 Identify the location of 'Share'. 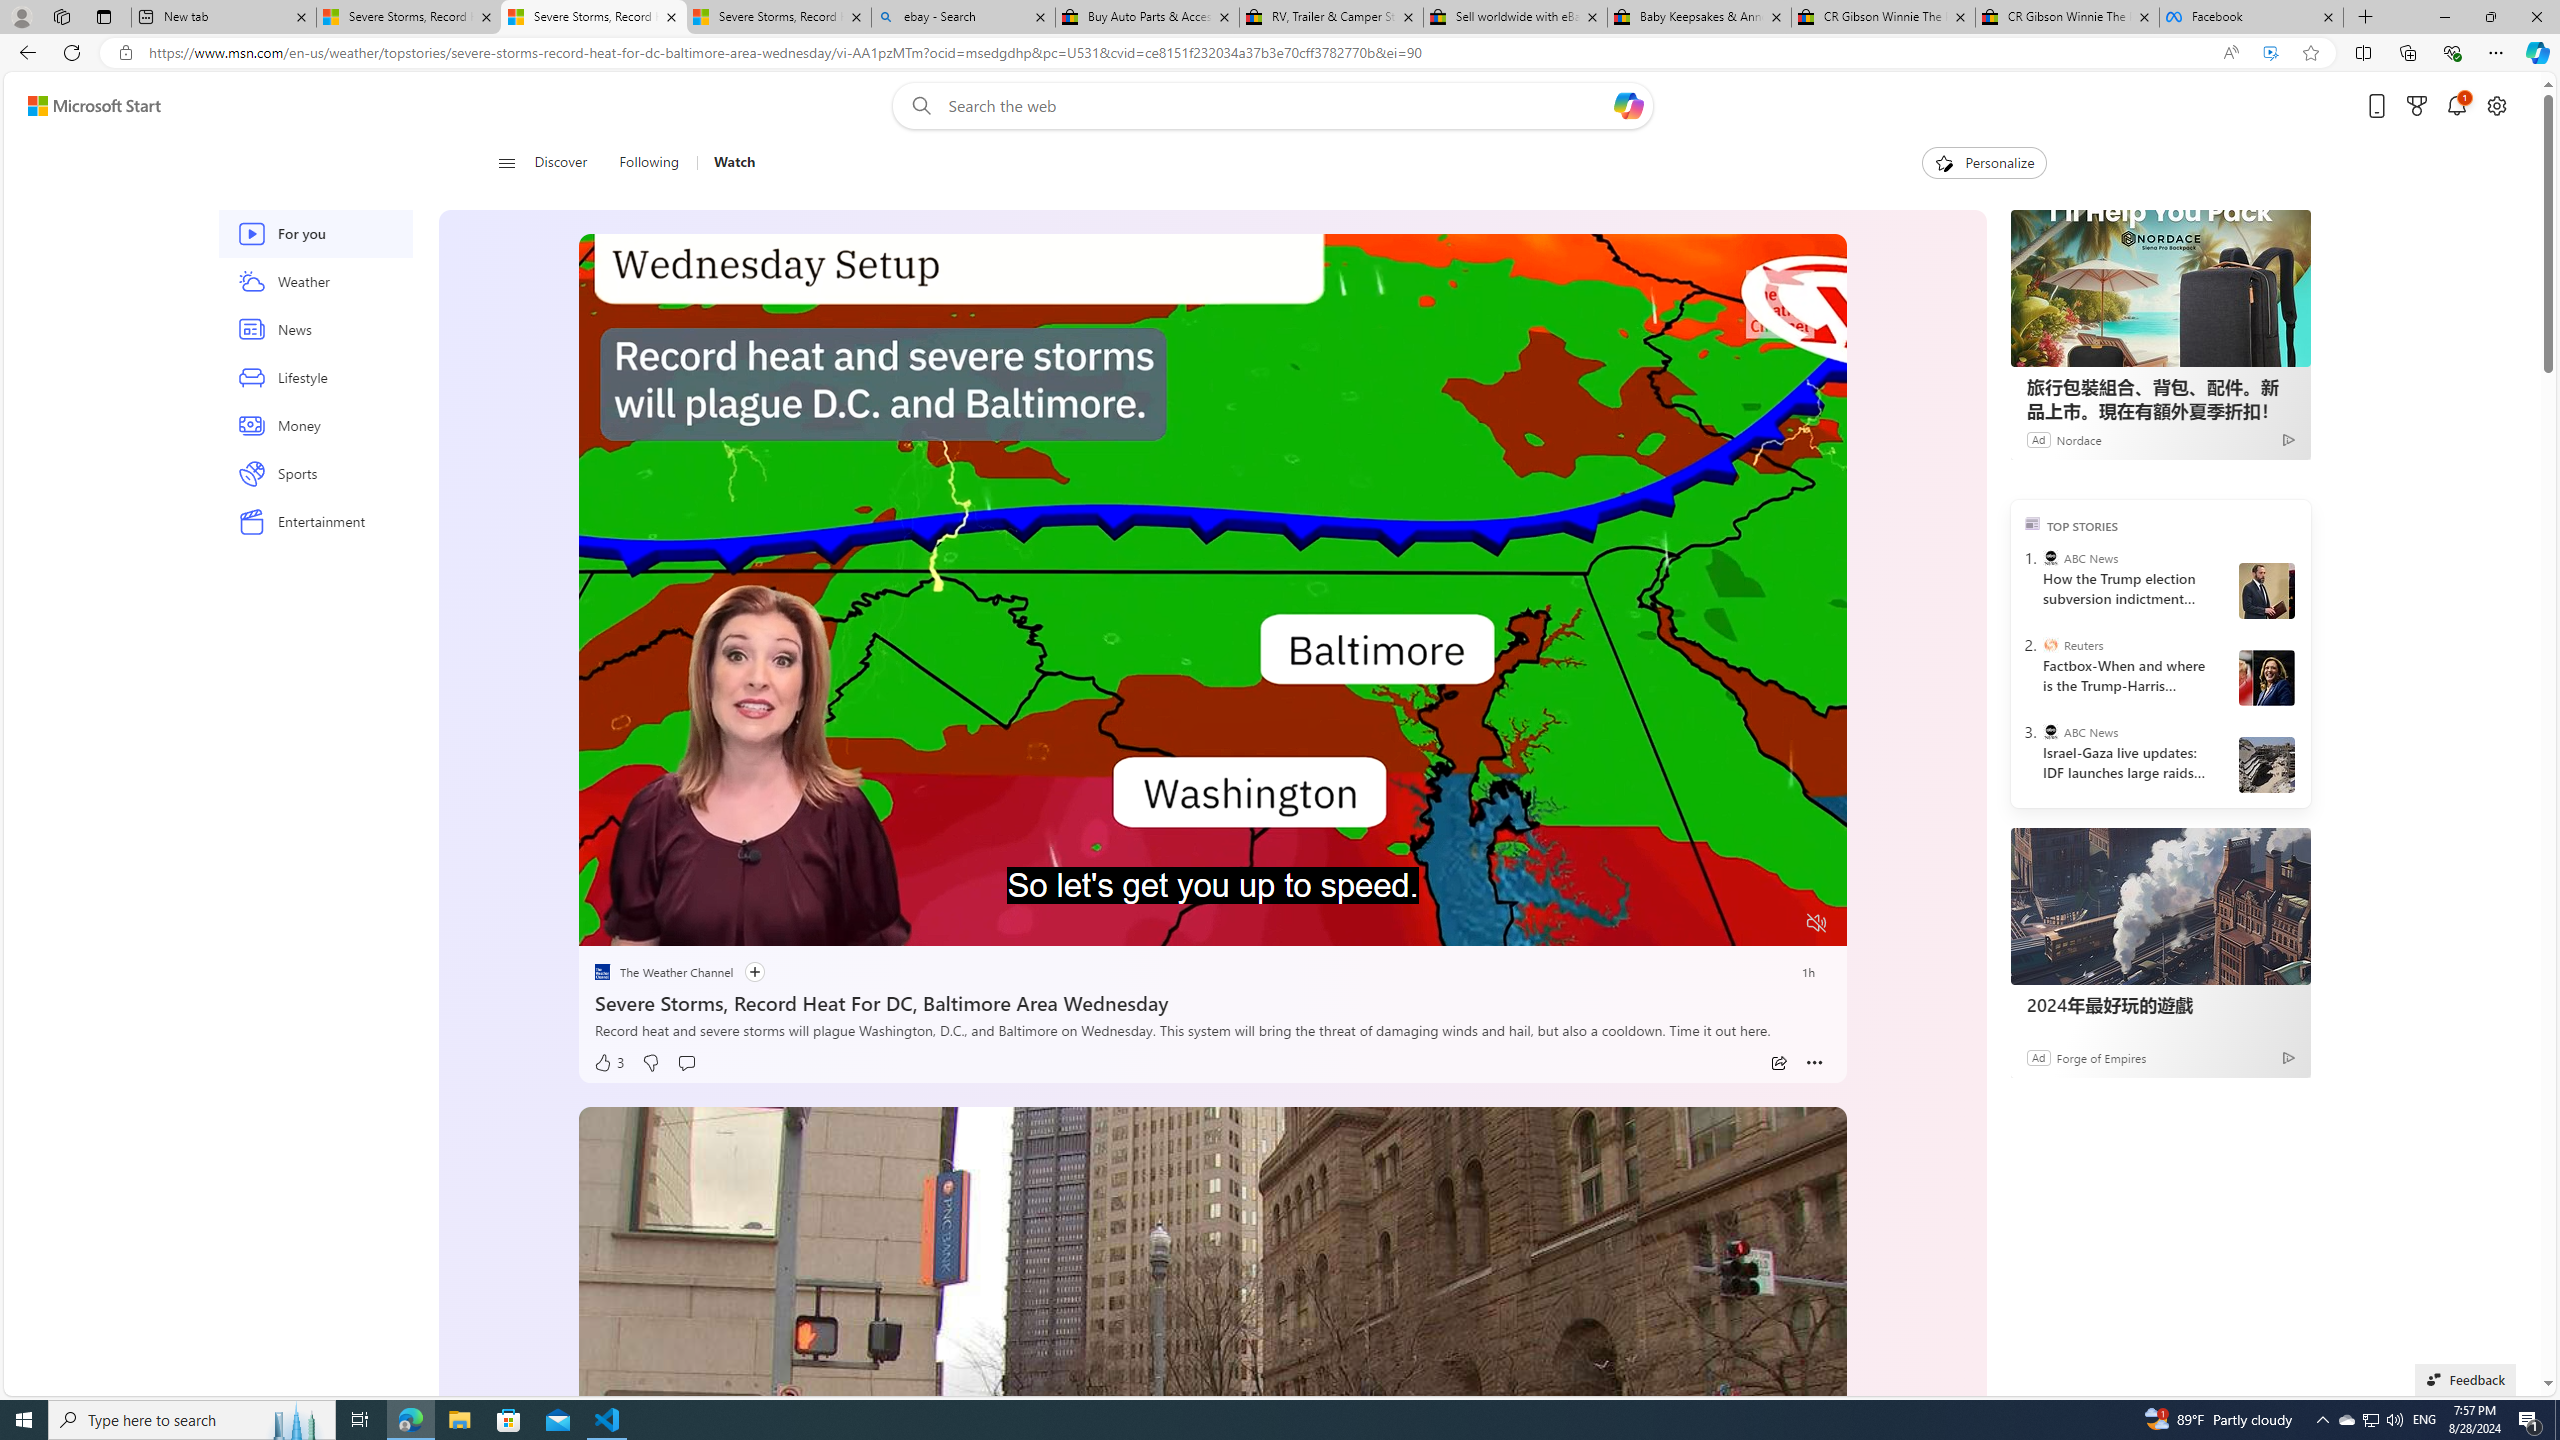
(1777, 1062).